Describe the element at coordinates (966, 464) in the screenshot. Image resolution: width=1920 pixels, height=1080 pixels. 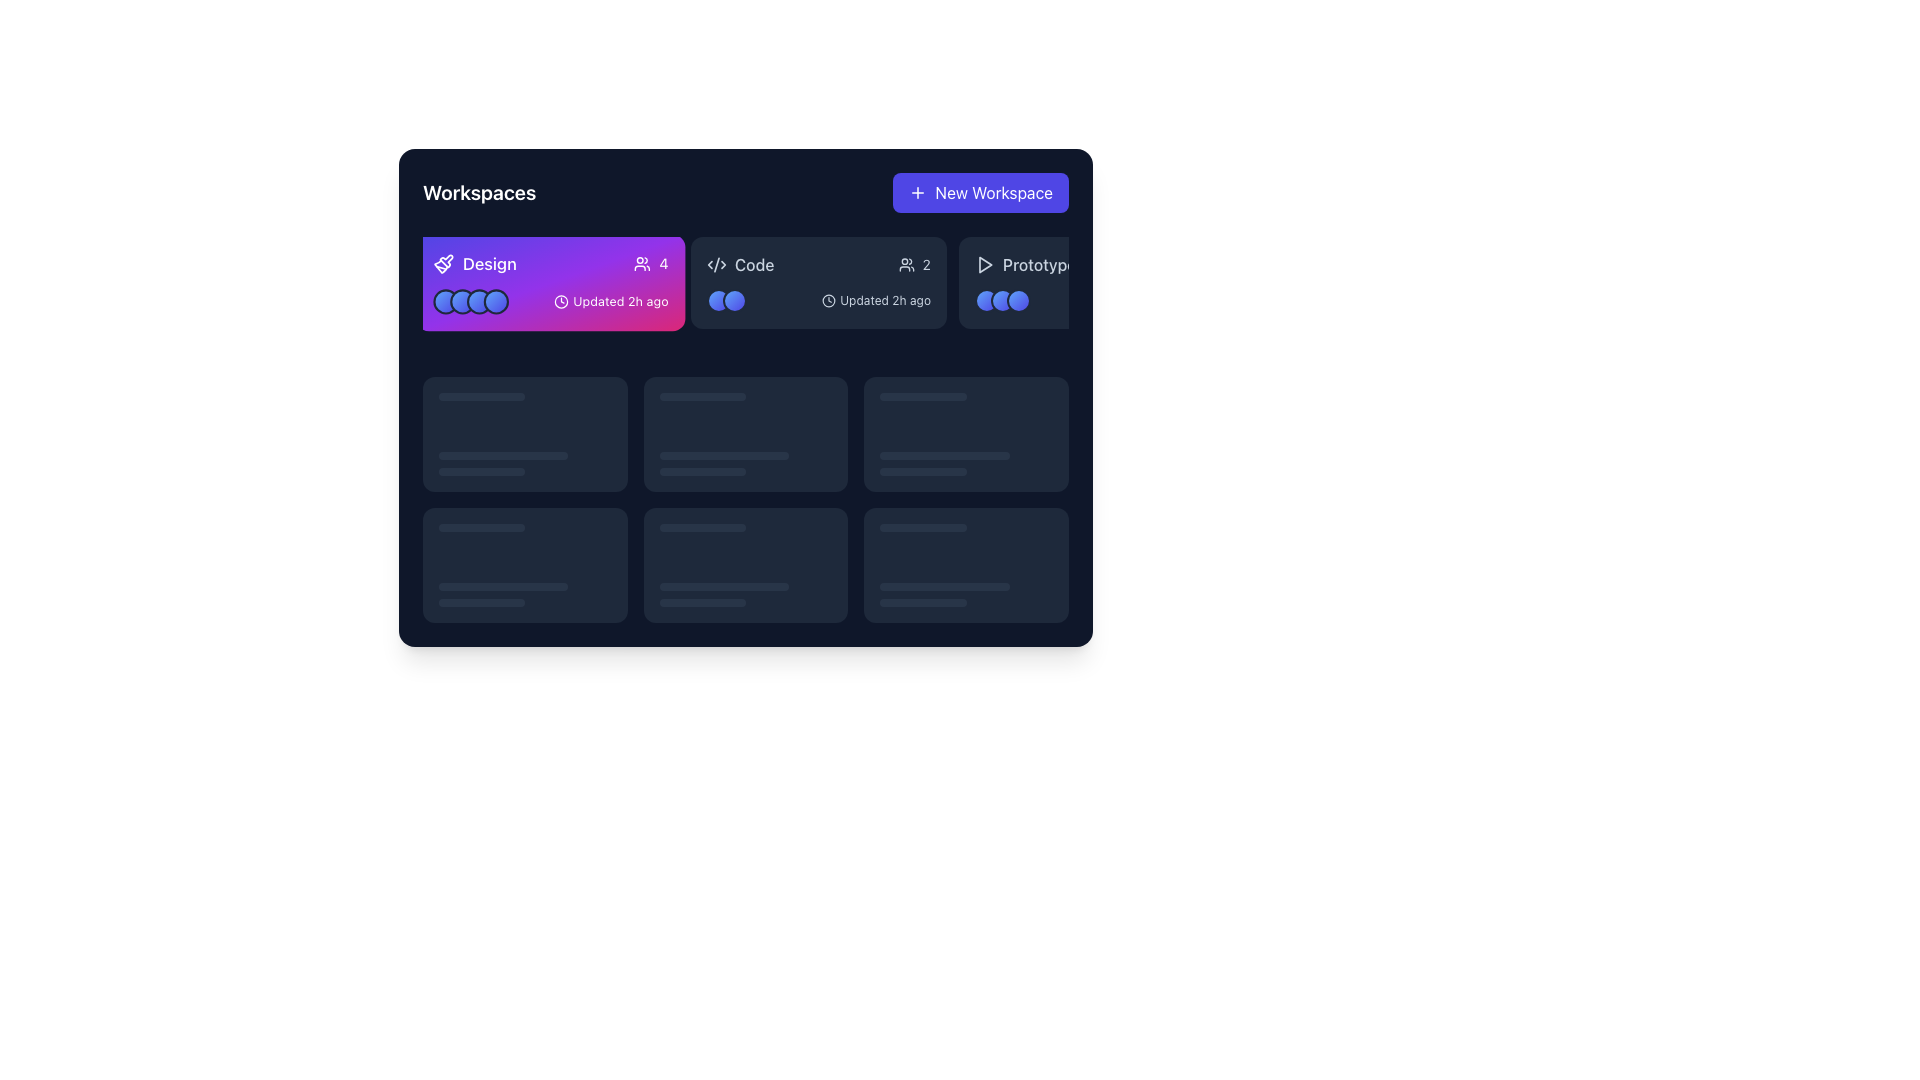
I see `the placeholder or loading indicator located in the second row, rightmost column of a grid-like layout within a card element` at that location.